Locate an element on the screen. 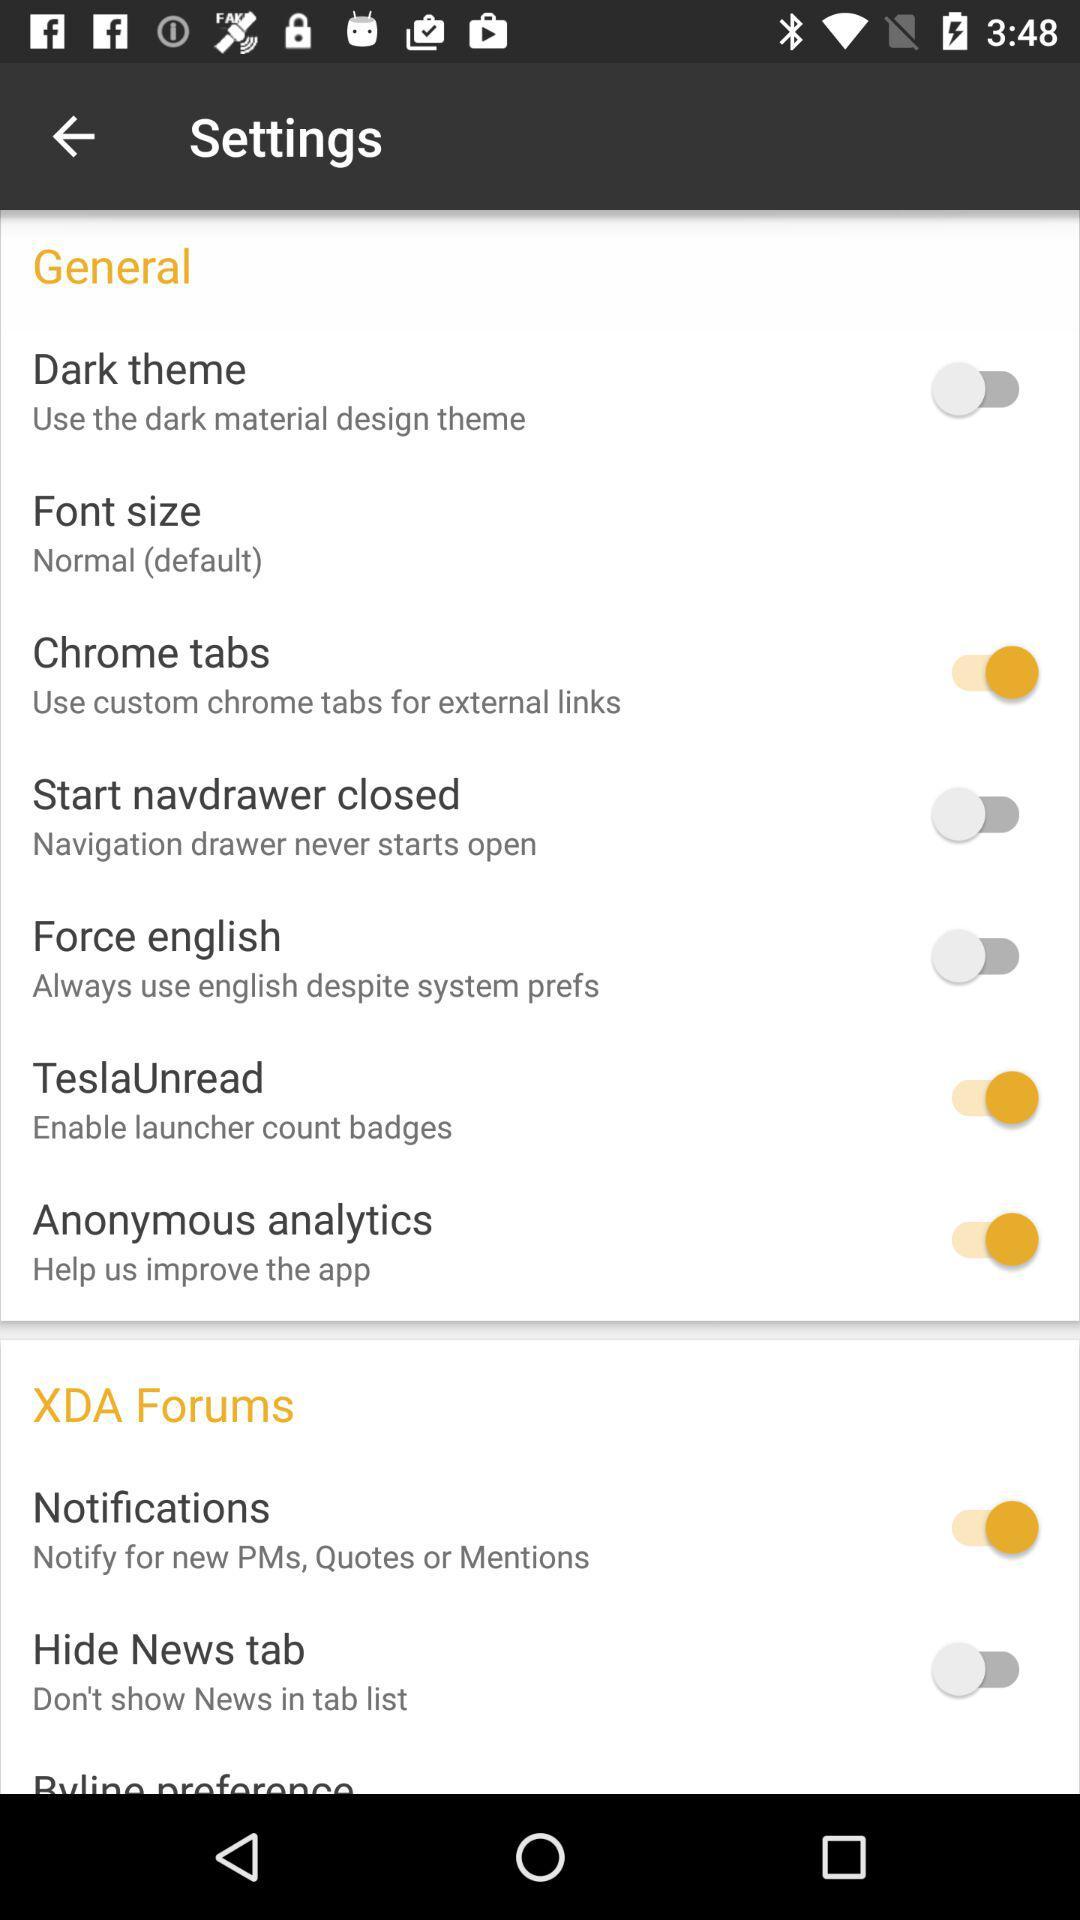  toggle is located at coordinates (984, 1238).